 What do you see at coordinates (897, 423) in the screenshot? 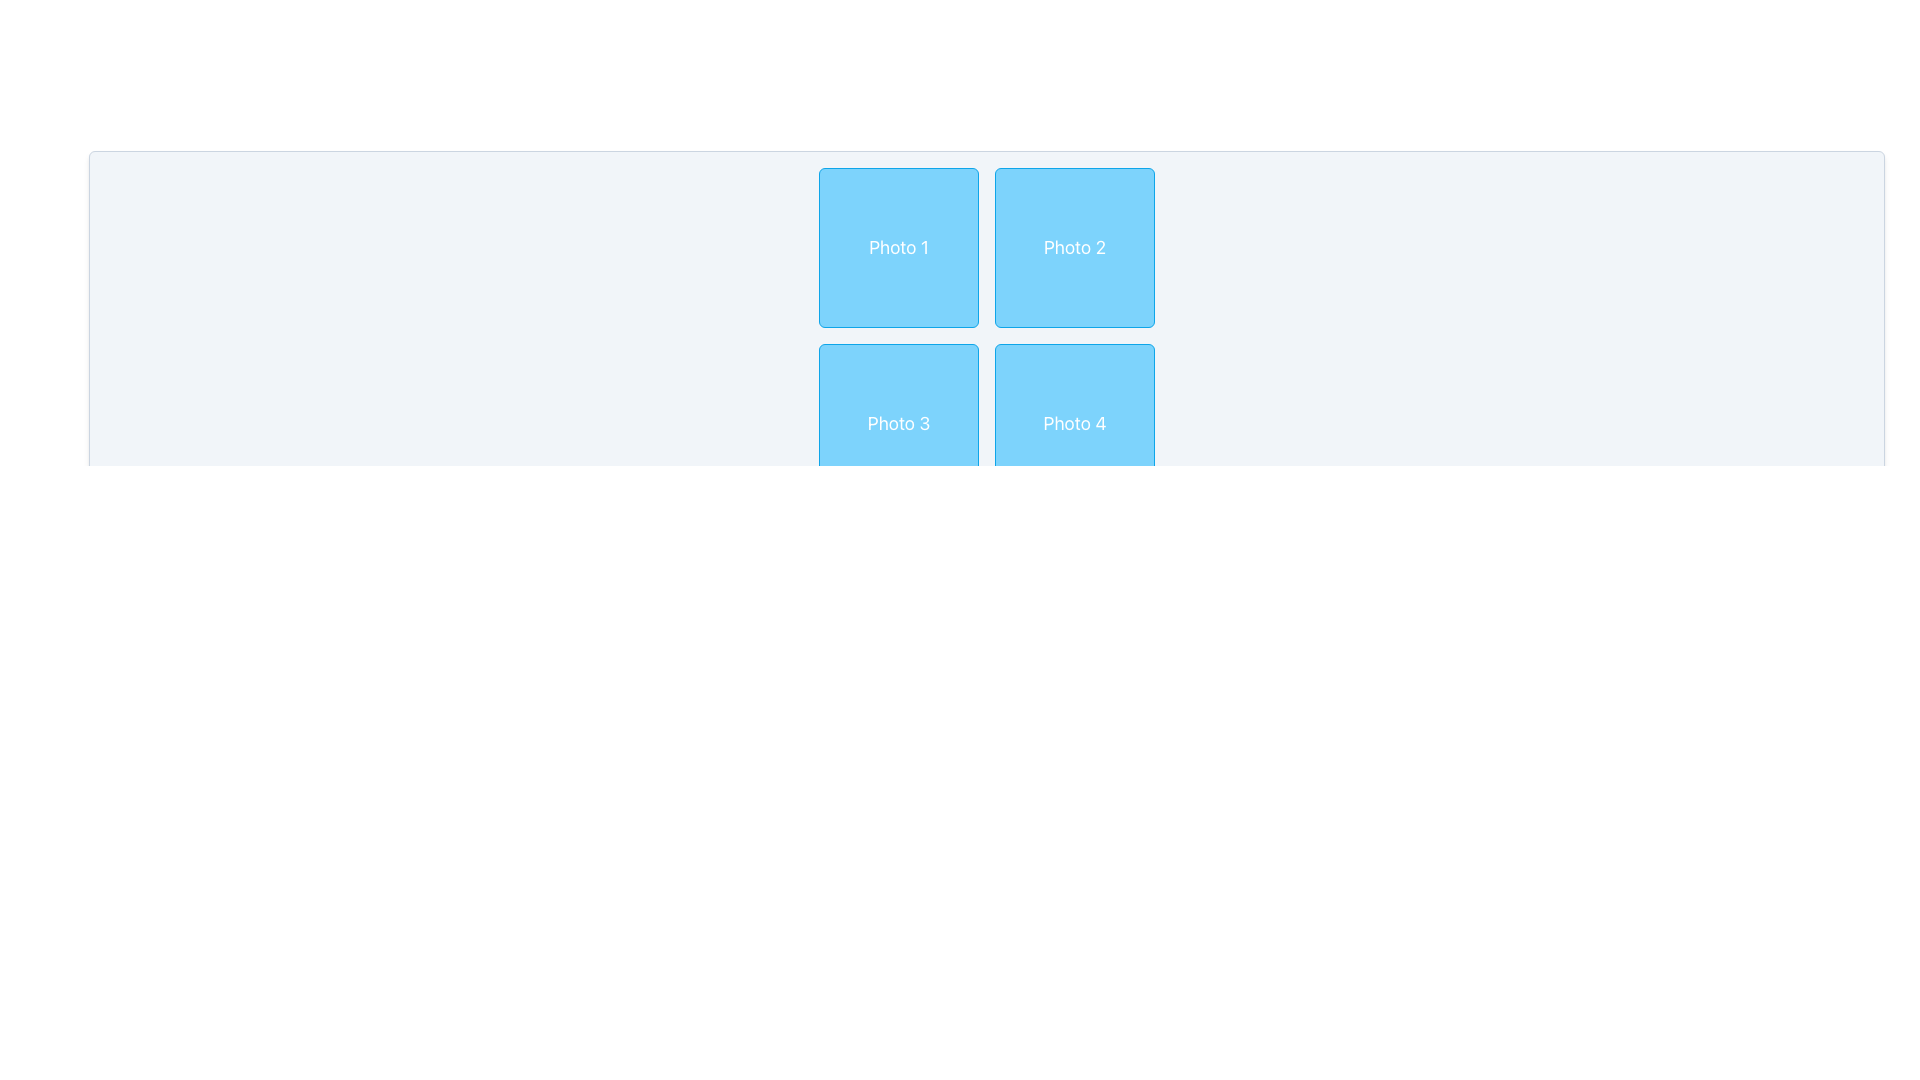
I see `the static label or tile located in the second row and first column of the grid structure, which serves as a visual identifier` at bounding box center [897, 423].